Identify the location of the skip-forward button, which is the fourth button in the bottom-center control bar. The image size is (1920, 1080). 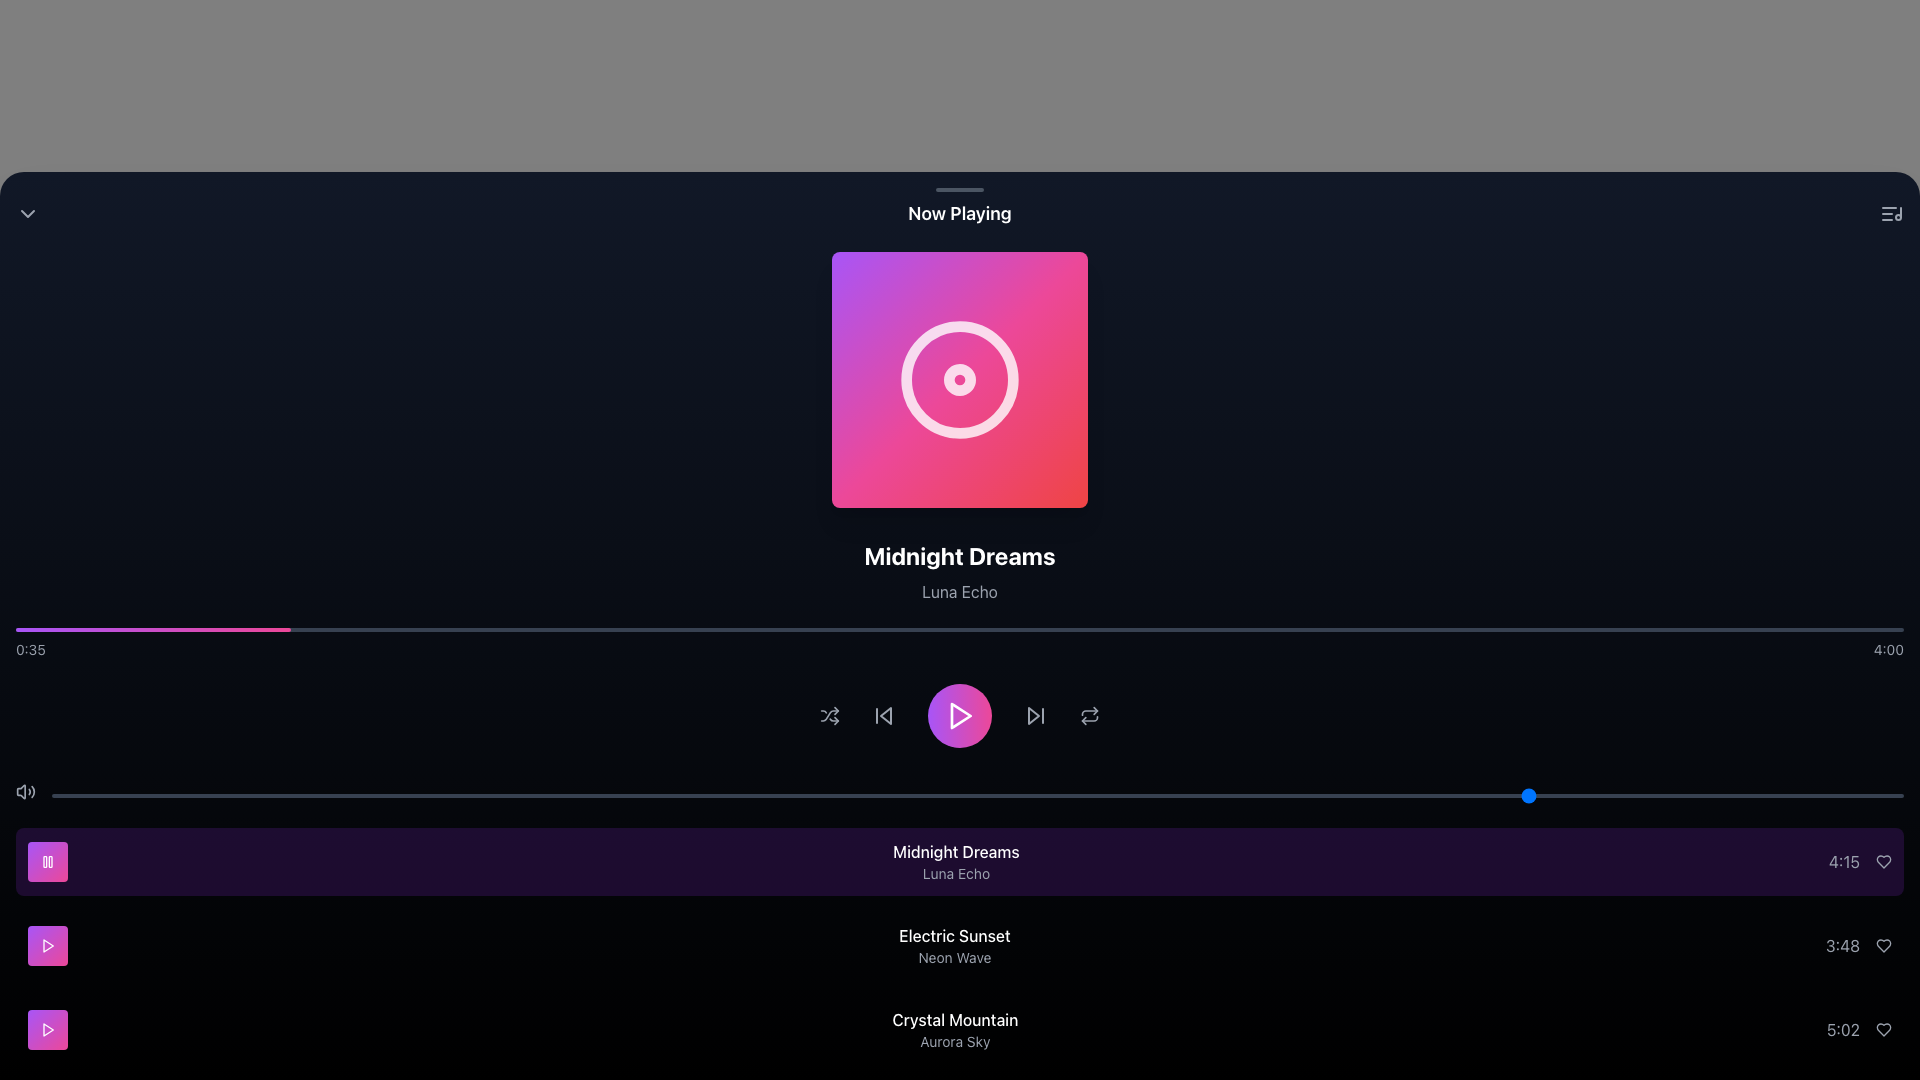
(1036, 715).